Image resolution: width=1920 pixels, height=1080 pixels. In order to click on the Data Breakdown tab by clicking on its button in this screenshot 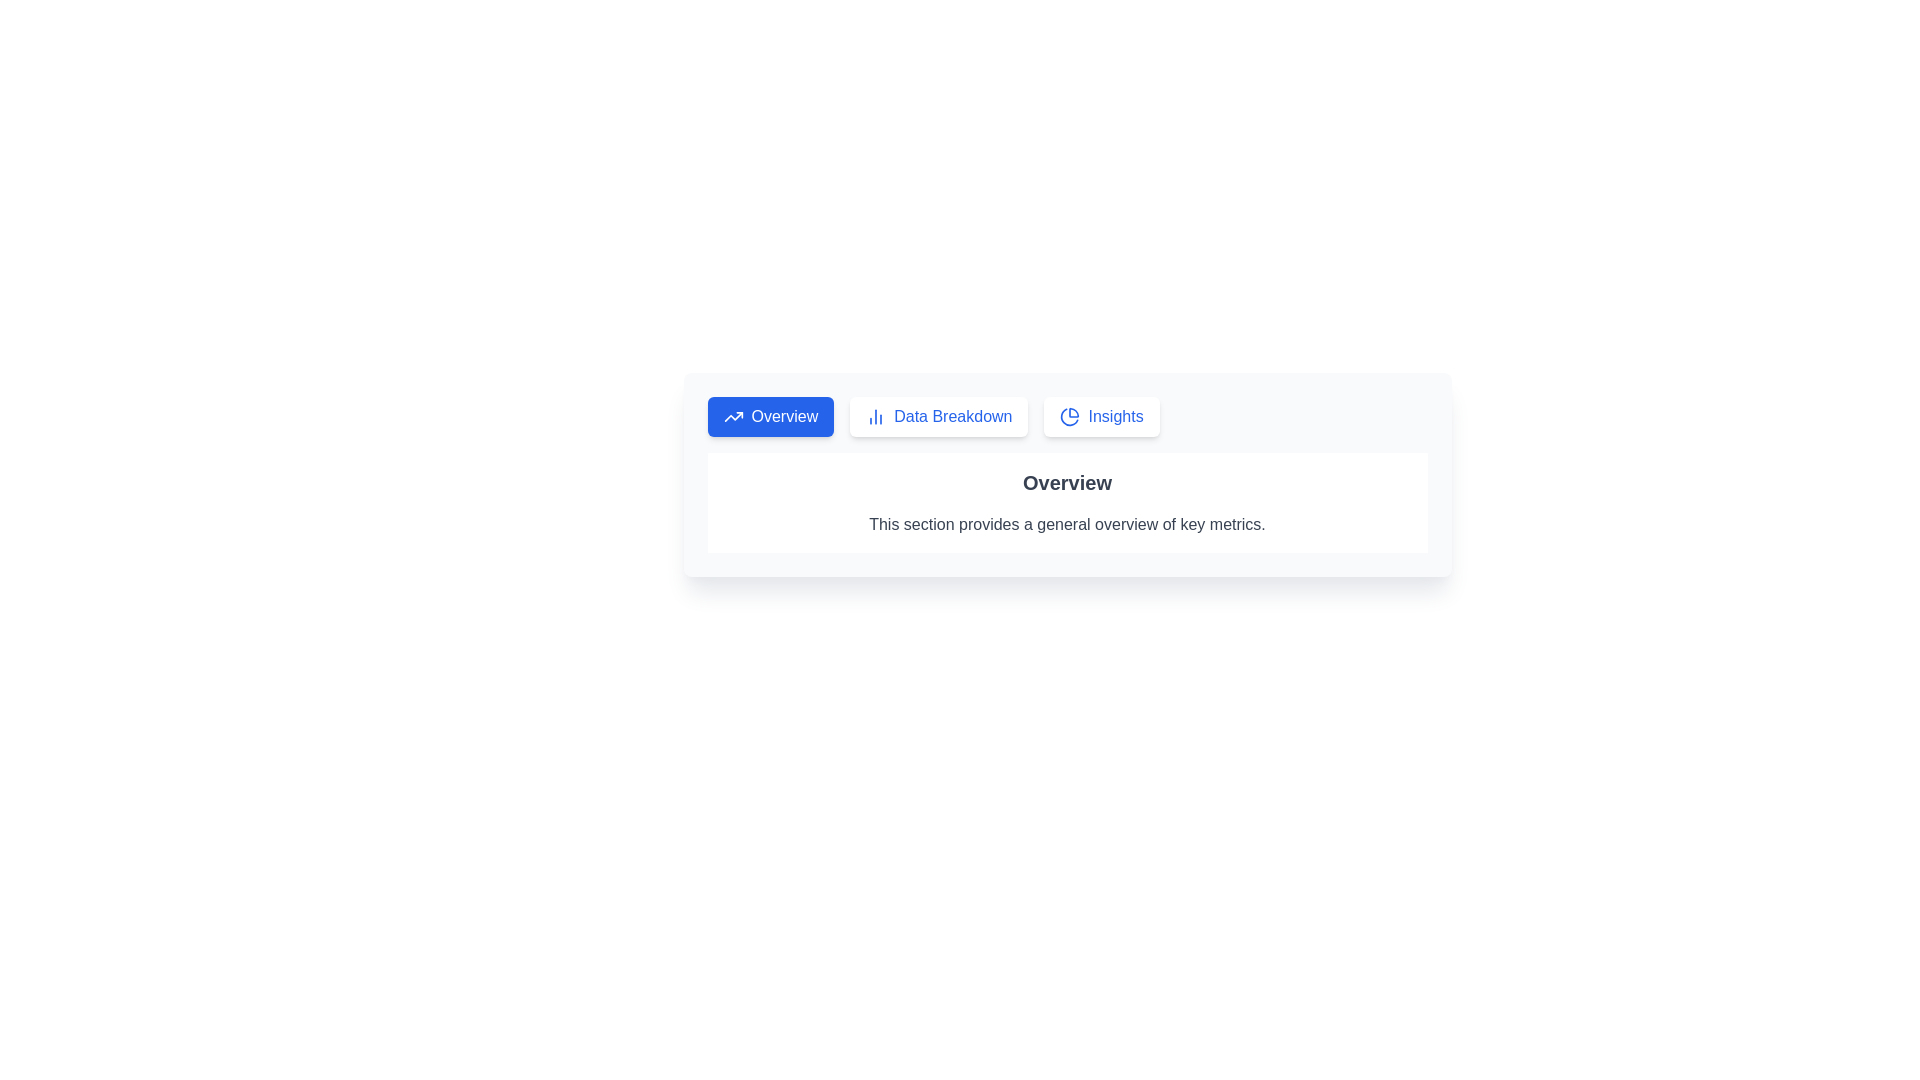, I will do `click(938, 415)`.